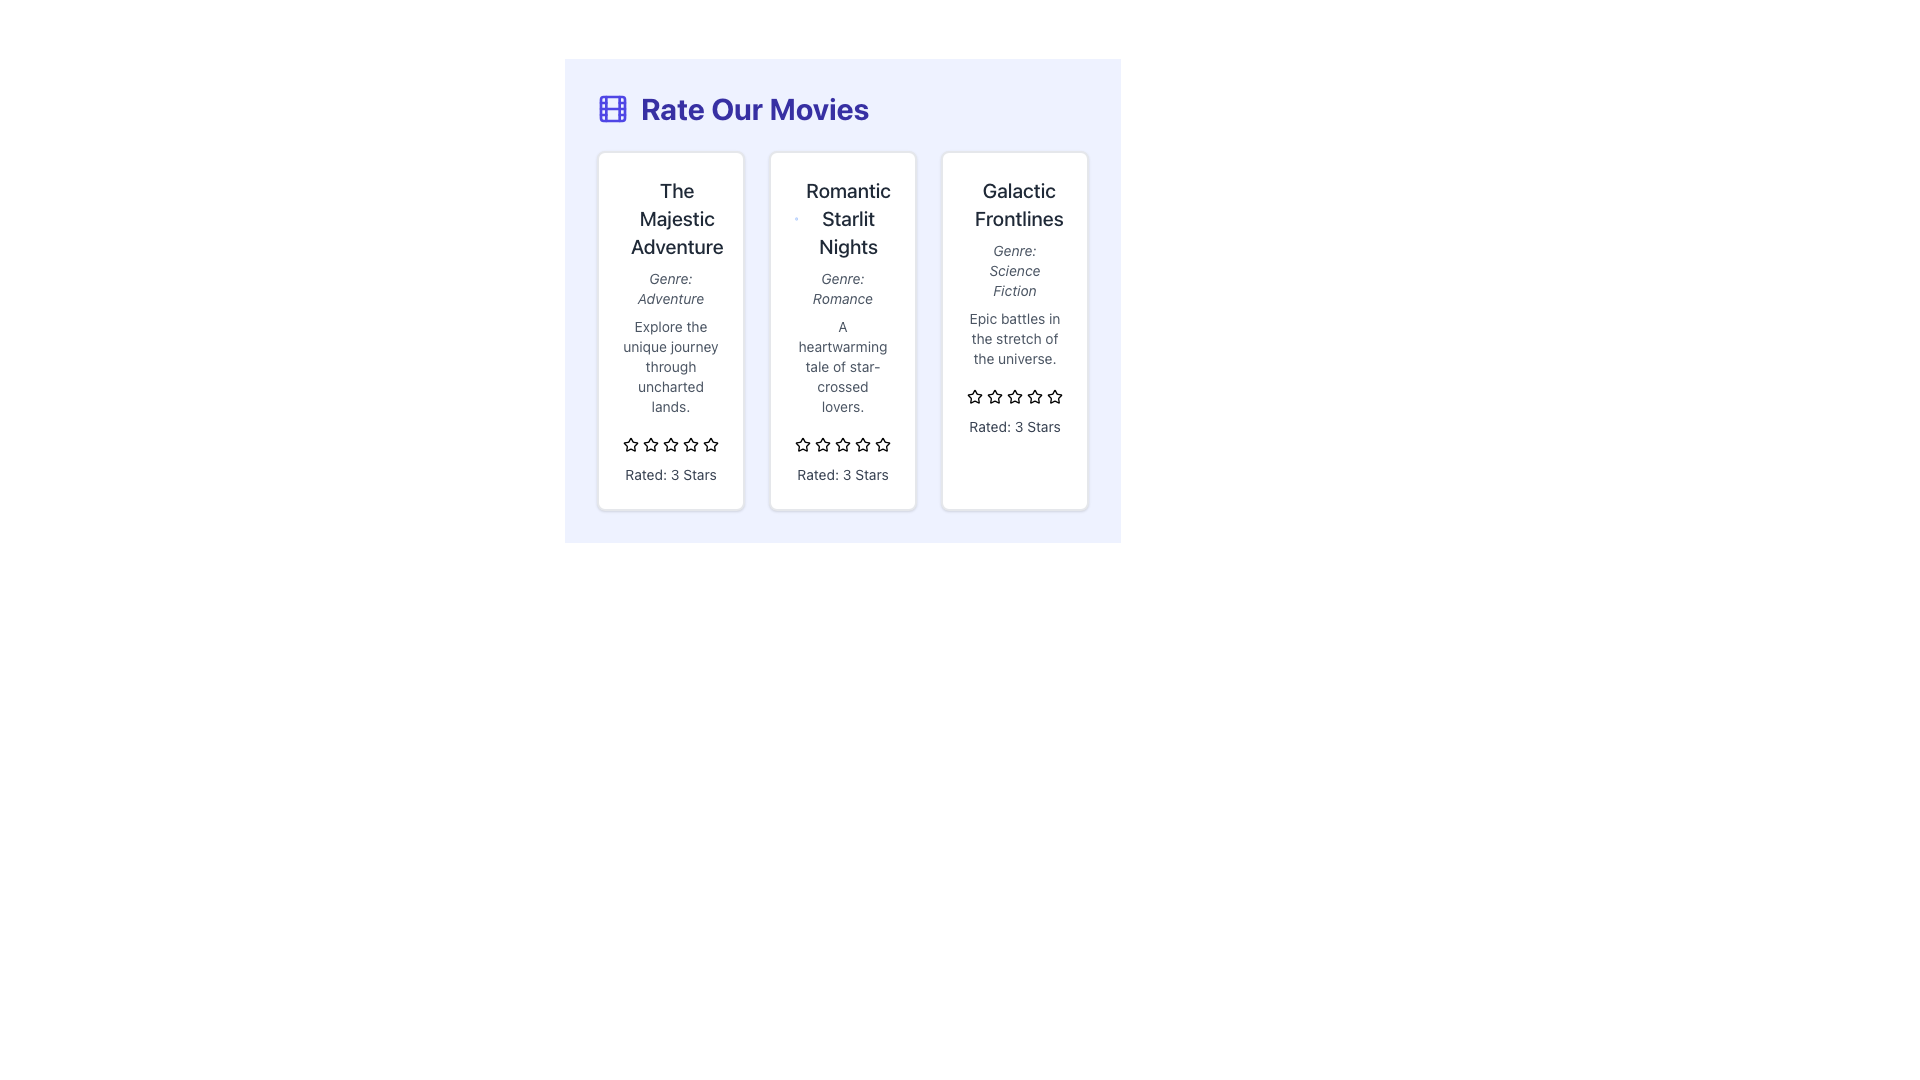 This screenshot has width=1920, height=1080. What do you see at coordinates (848, 219) in the screenshot?
I see `the title text element of the movie card displaying 'Romantic Starlit Nights', which is located in the second column of the 'Rate Our Movies' section` at bounding box center [848, 219].